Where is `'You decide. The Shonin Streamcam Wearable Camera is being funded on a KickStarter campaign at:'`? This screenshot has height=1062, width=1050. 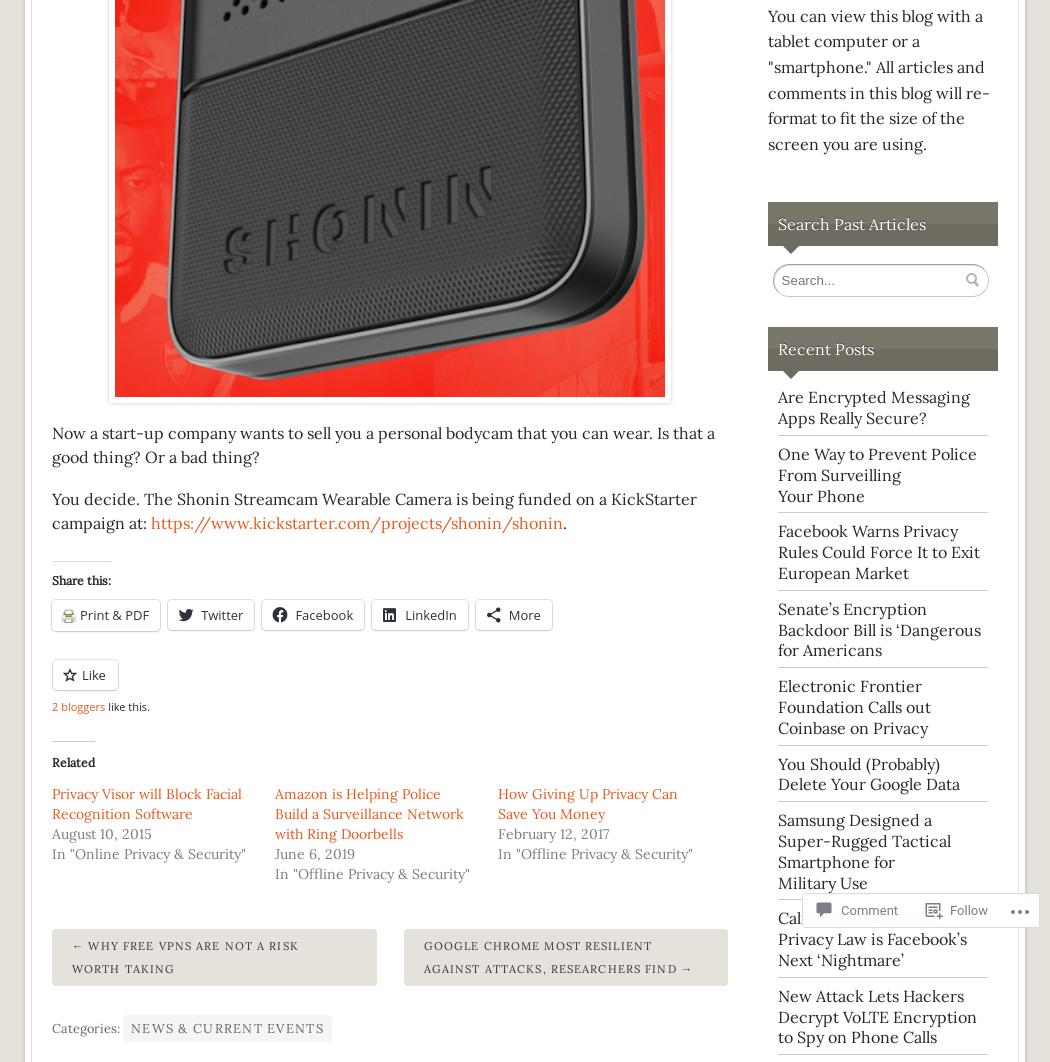 'You decide. The Shonin Streamcam Wearable Camera is being funded on a KickStarter campaign at:' is located at coordinates (373, 508).